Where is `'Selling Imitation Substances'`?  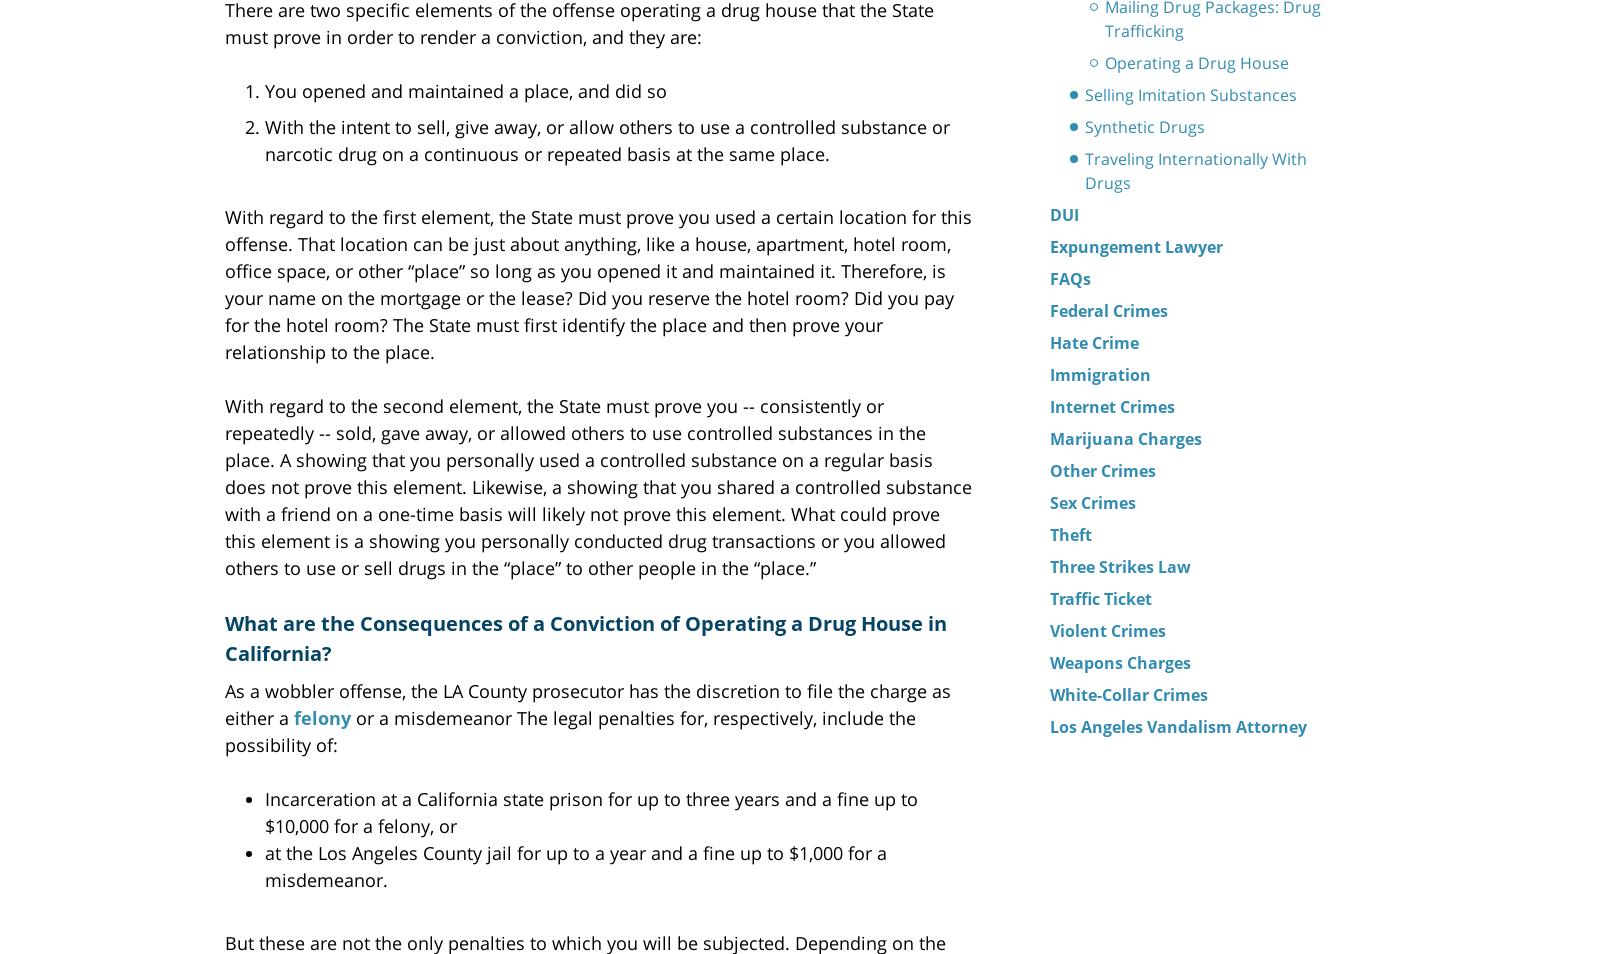
'Selling Imitation Substances' is located at coordinates (1191, 92).